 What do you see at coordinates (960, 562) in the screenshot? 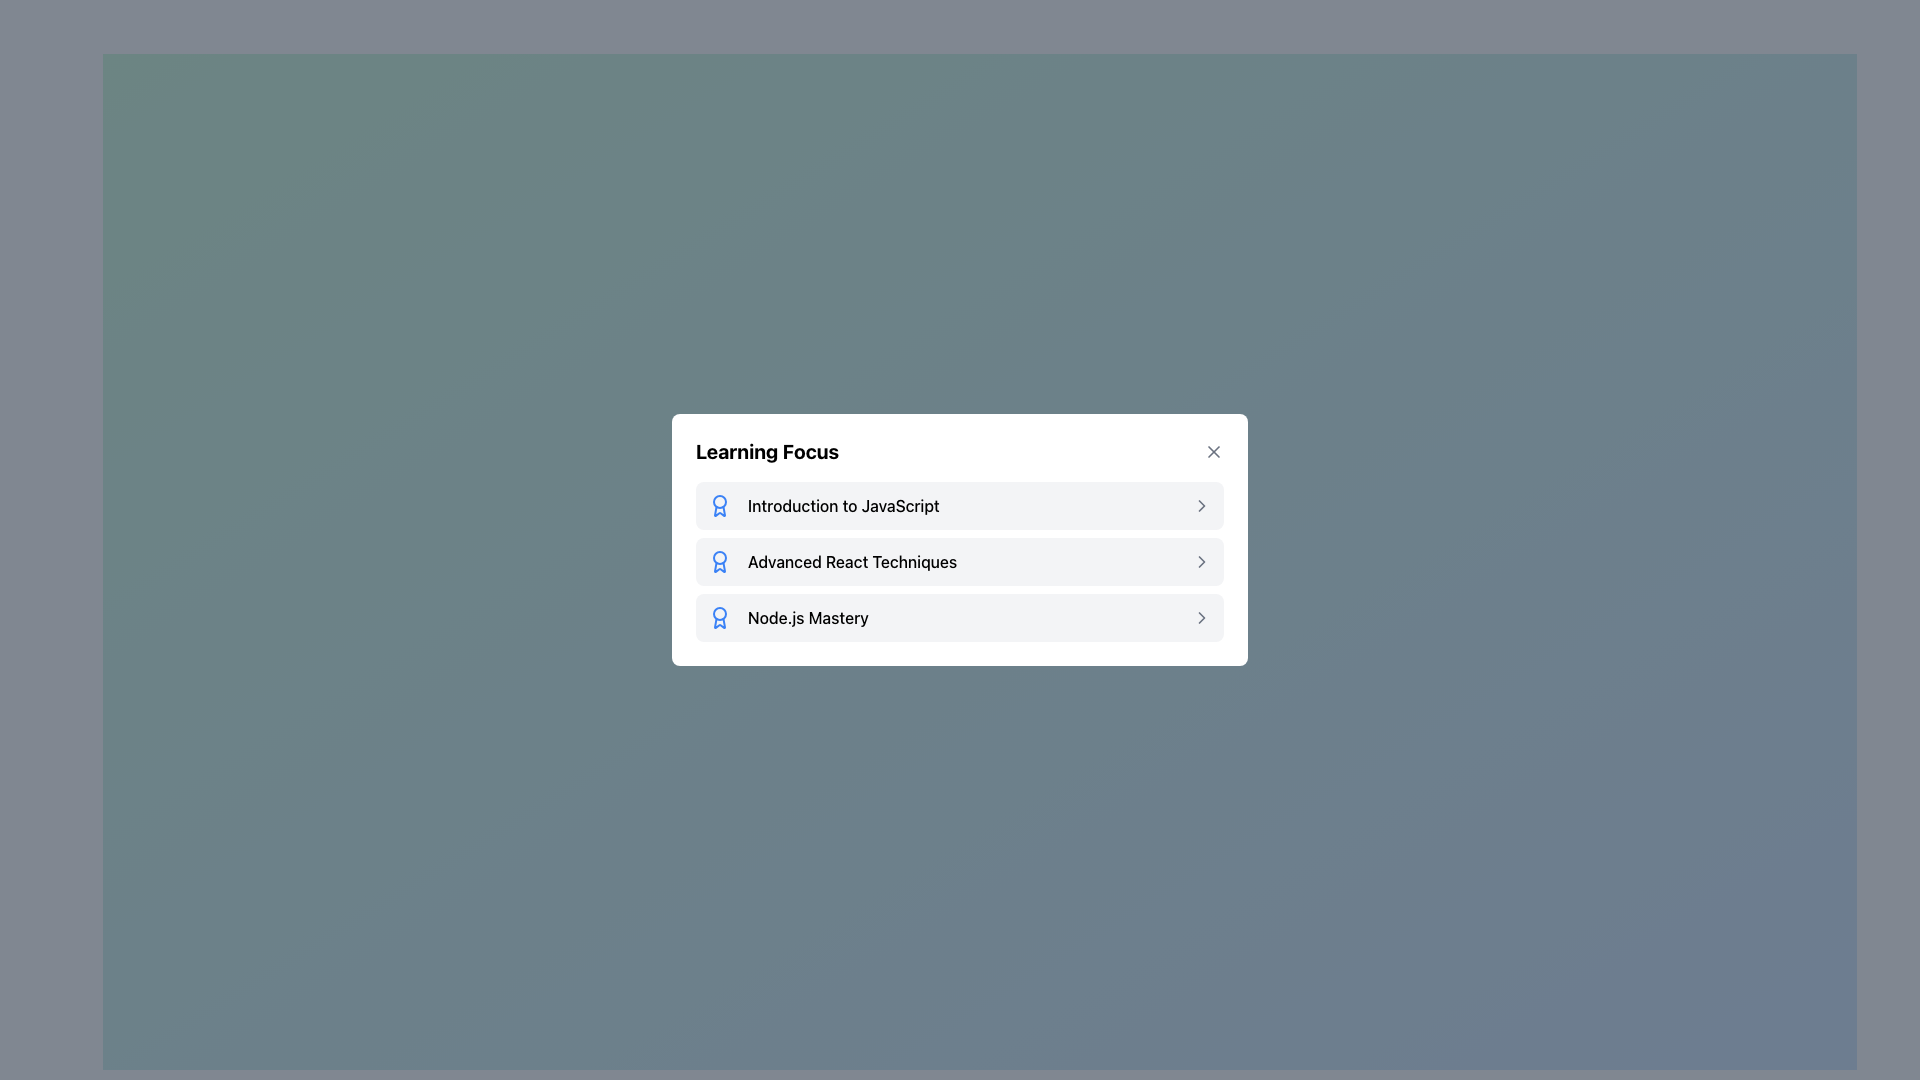
I see `a list item in the 'Learning Focus' section` at bounding box center [960, 562].